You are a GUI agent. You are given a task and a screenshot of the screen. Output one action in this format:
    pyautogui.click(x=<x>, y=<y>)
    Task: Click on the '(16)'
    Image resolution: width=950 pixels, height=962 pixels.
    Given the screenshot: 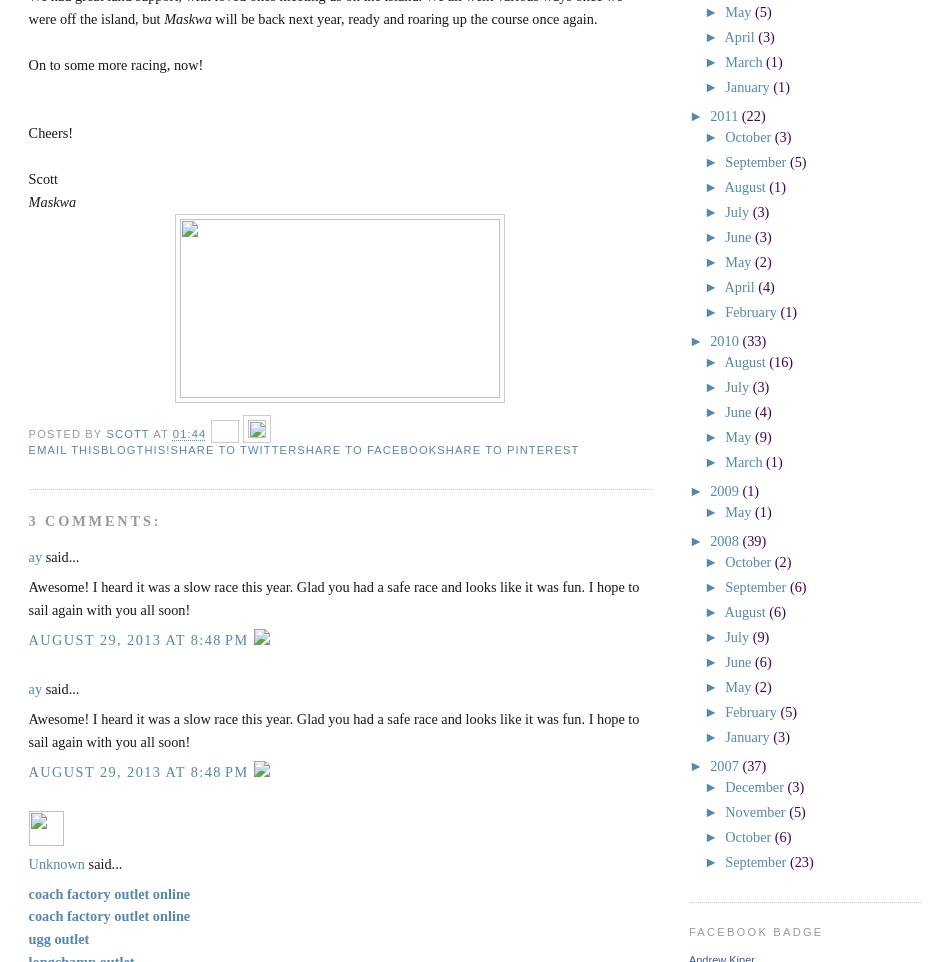 What is the action you would take?
    pyautogui.click(x=779, y=362)
    